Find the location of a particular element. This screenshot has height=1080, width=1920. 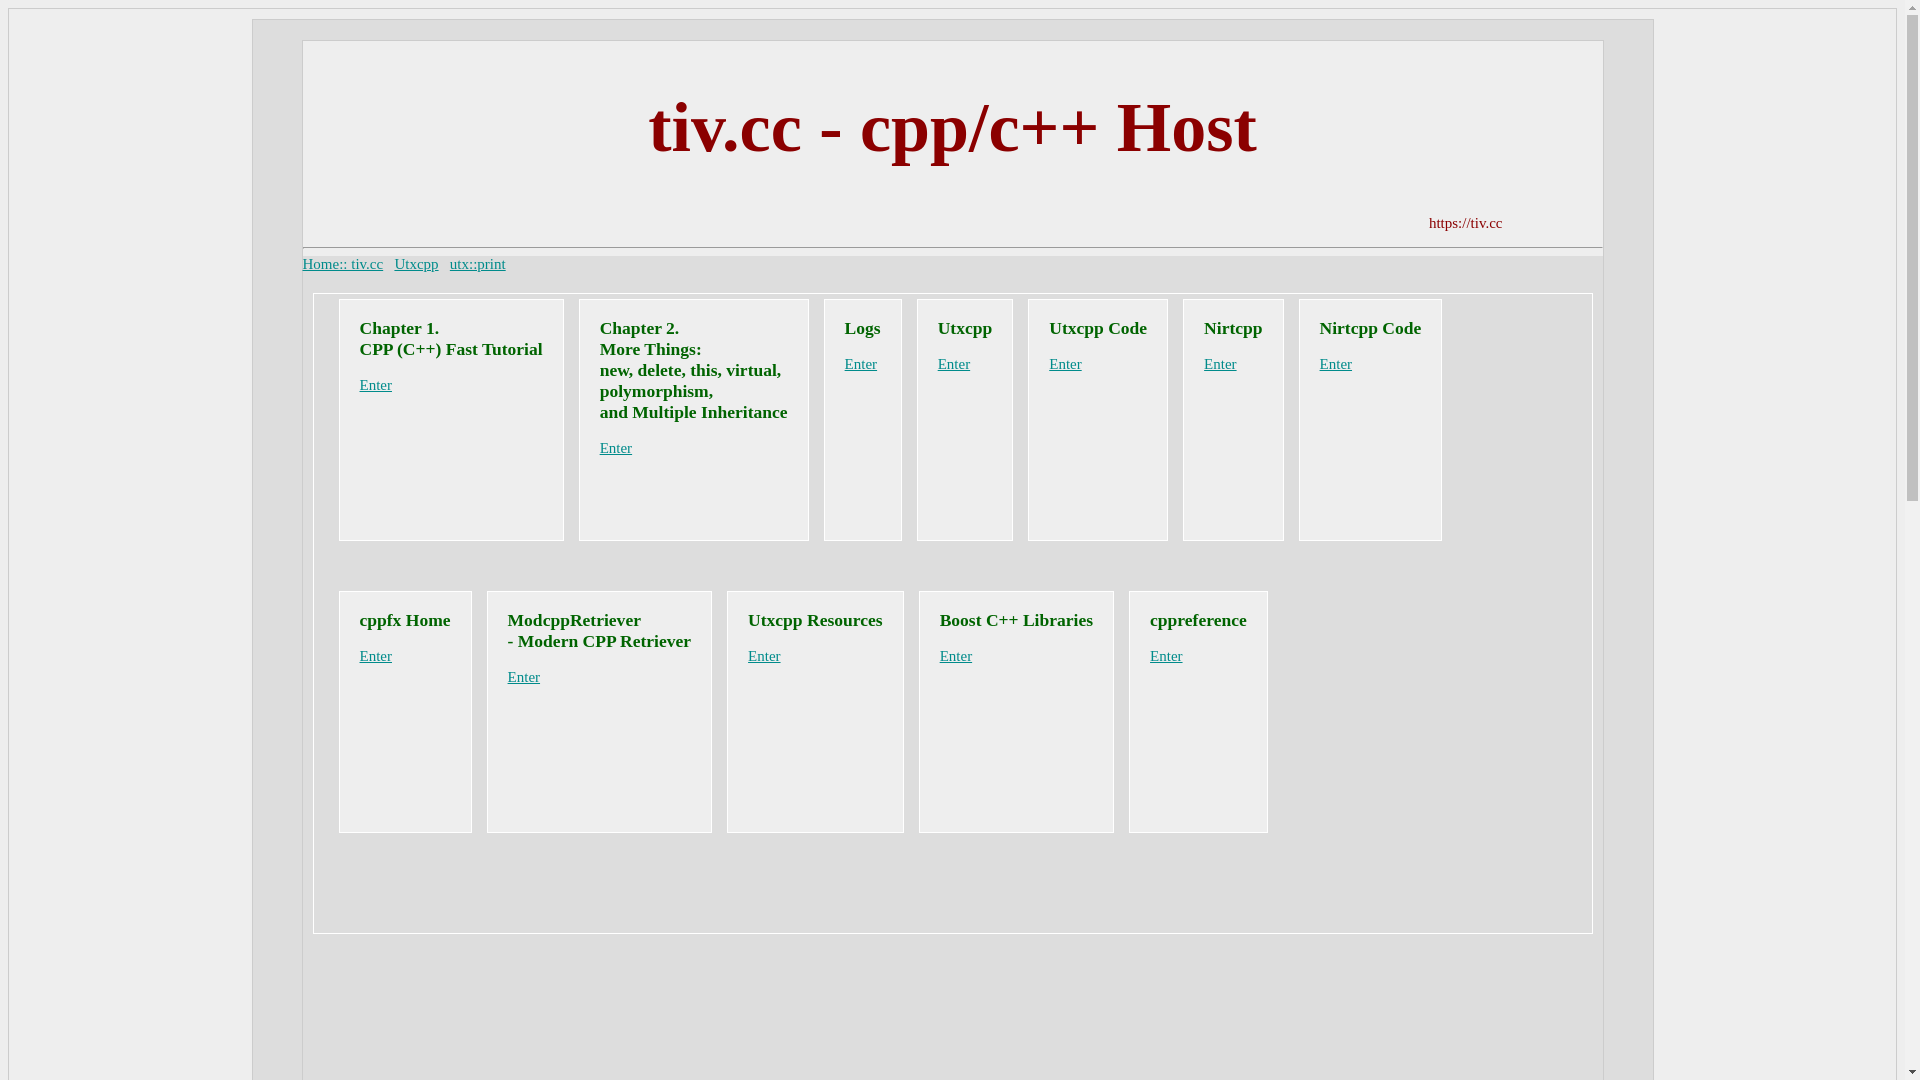

'Enter' is located at coordinates (360, 655).